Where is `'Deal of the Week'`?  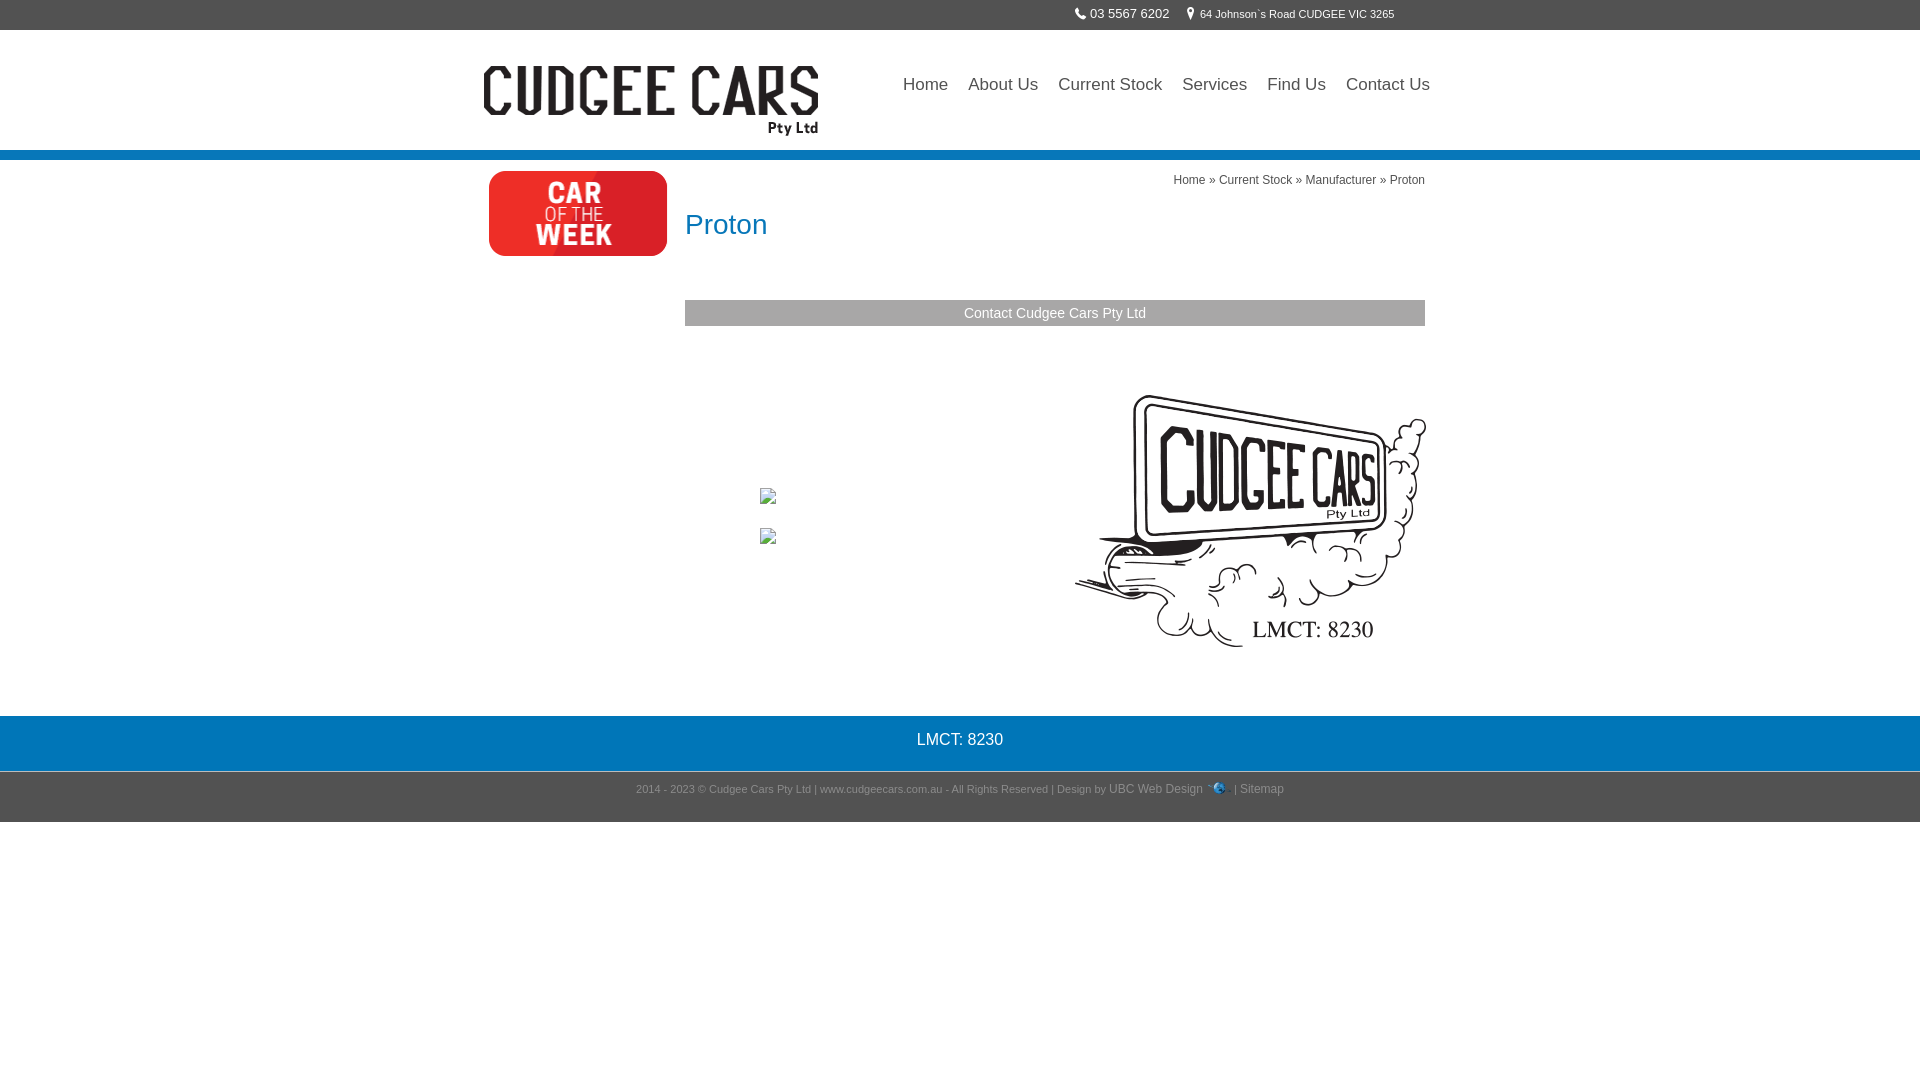 'Deal of the Week' is located at coordinates (488, 213).